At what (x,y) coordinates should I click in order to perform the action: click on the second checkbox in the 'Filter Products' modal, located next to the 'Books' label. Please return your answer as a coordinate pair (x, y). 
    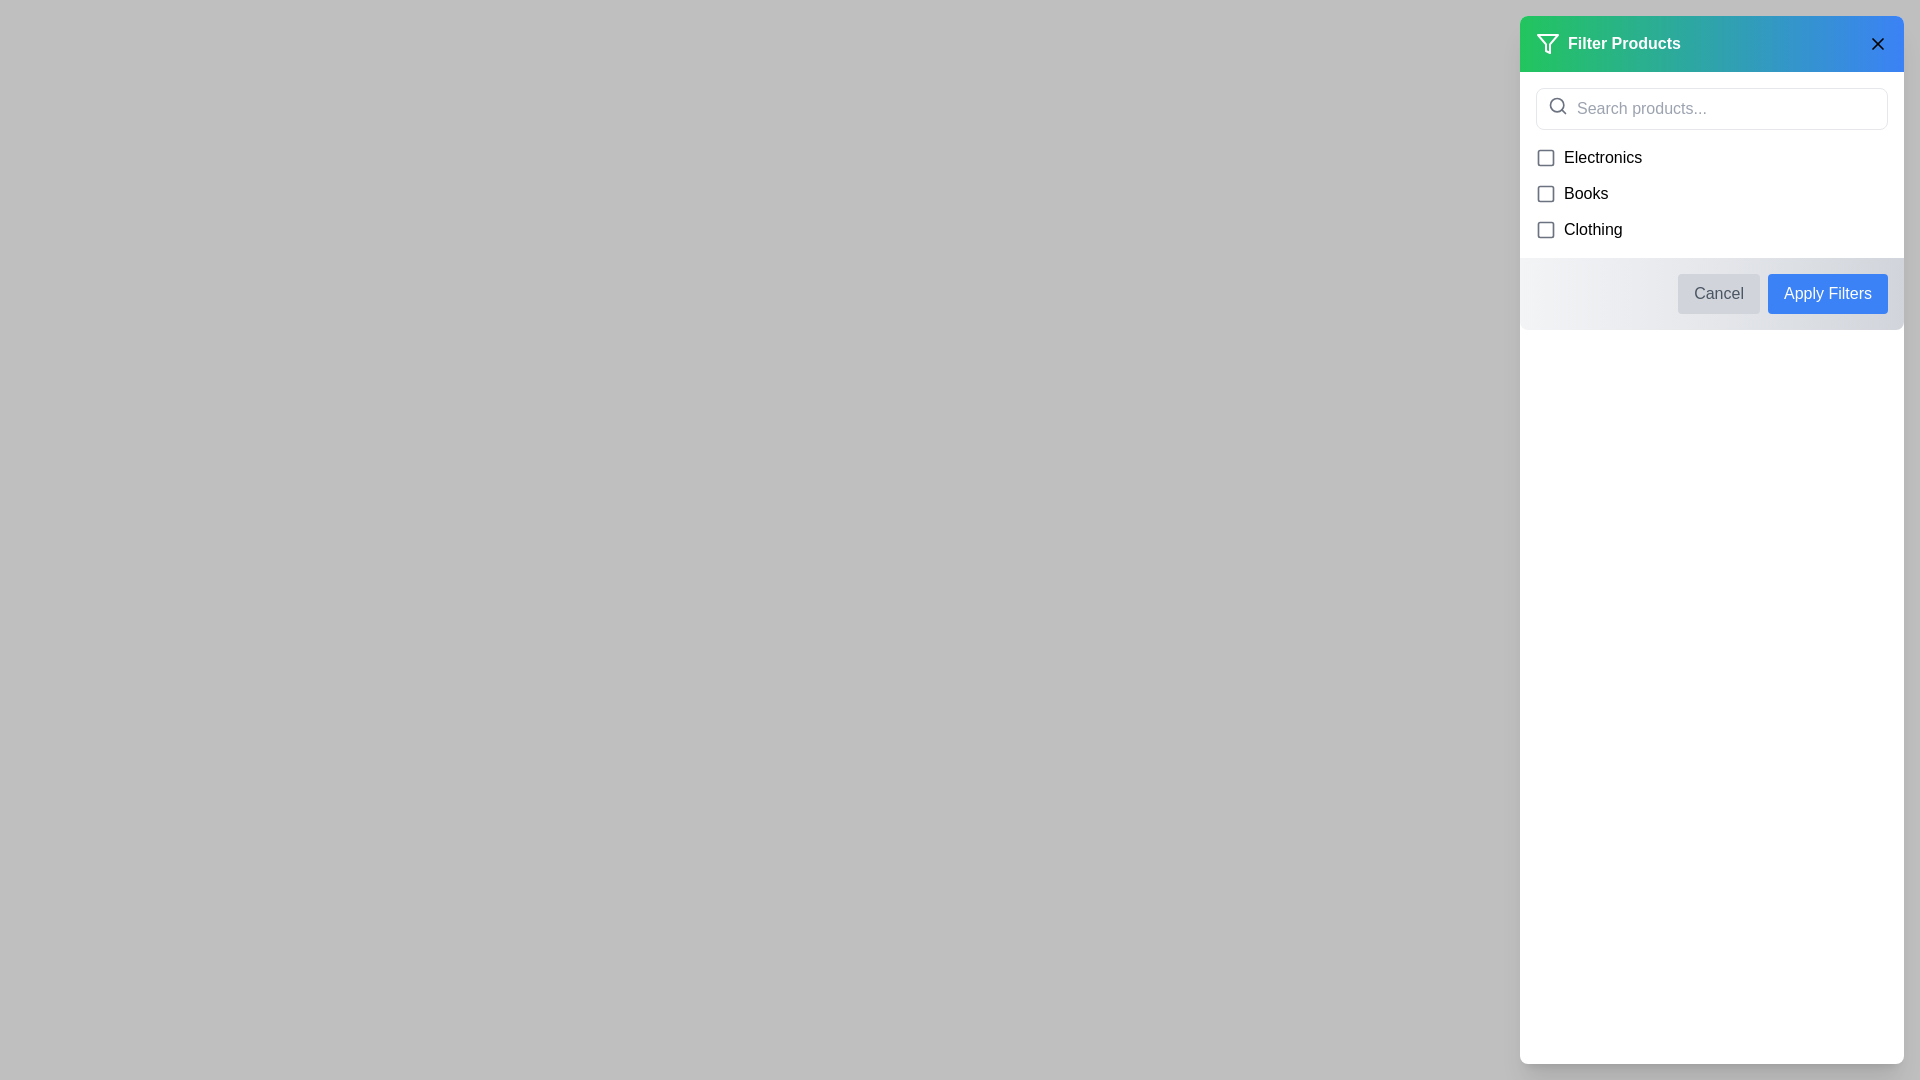
    Looking at the image, I should click on (1544, 193).